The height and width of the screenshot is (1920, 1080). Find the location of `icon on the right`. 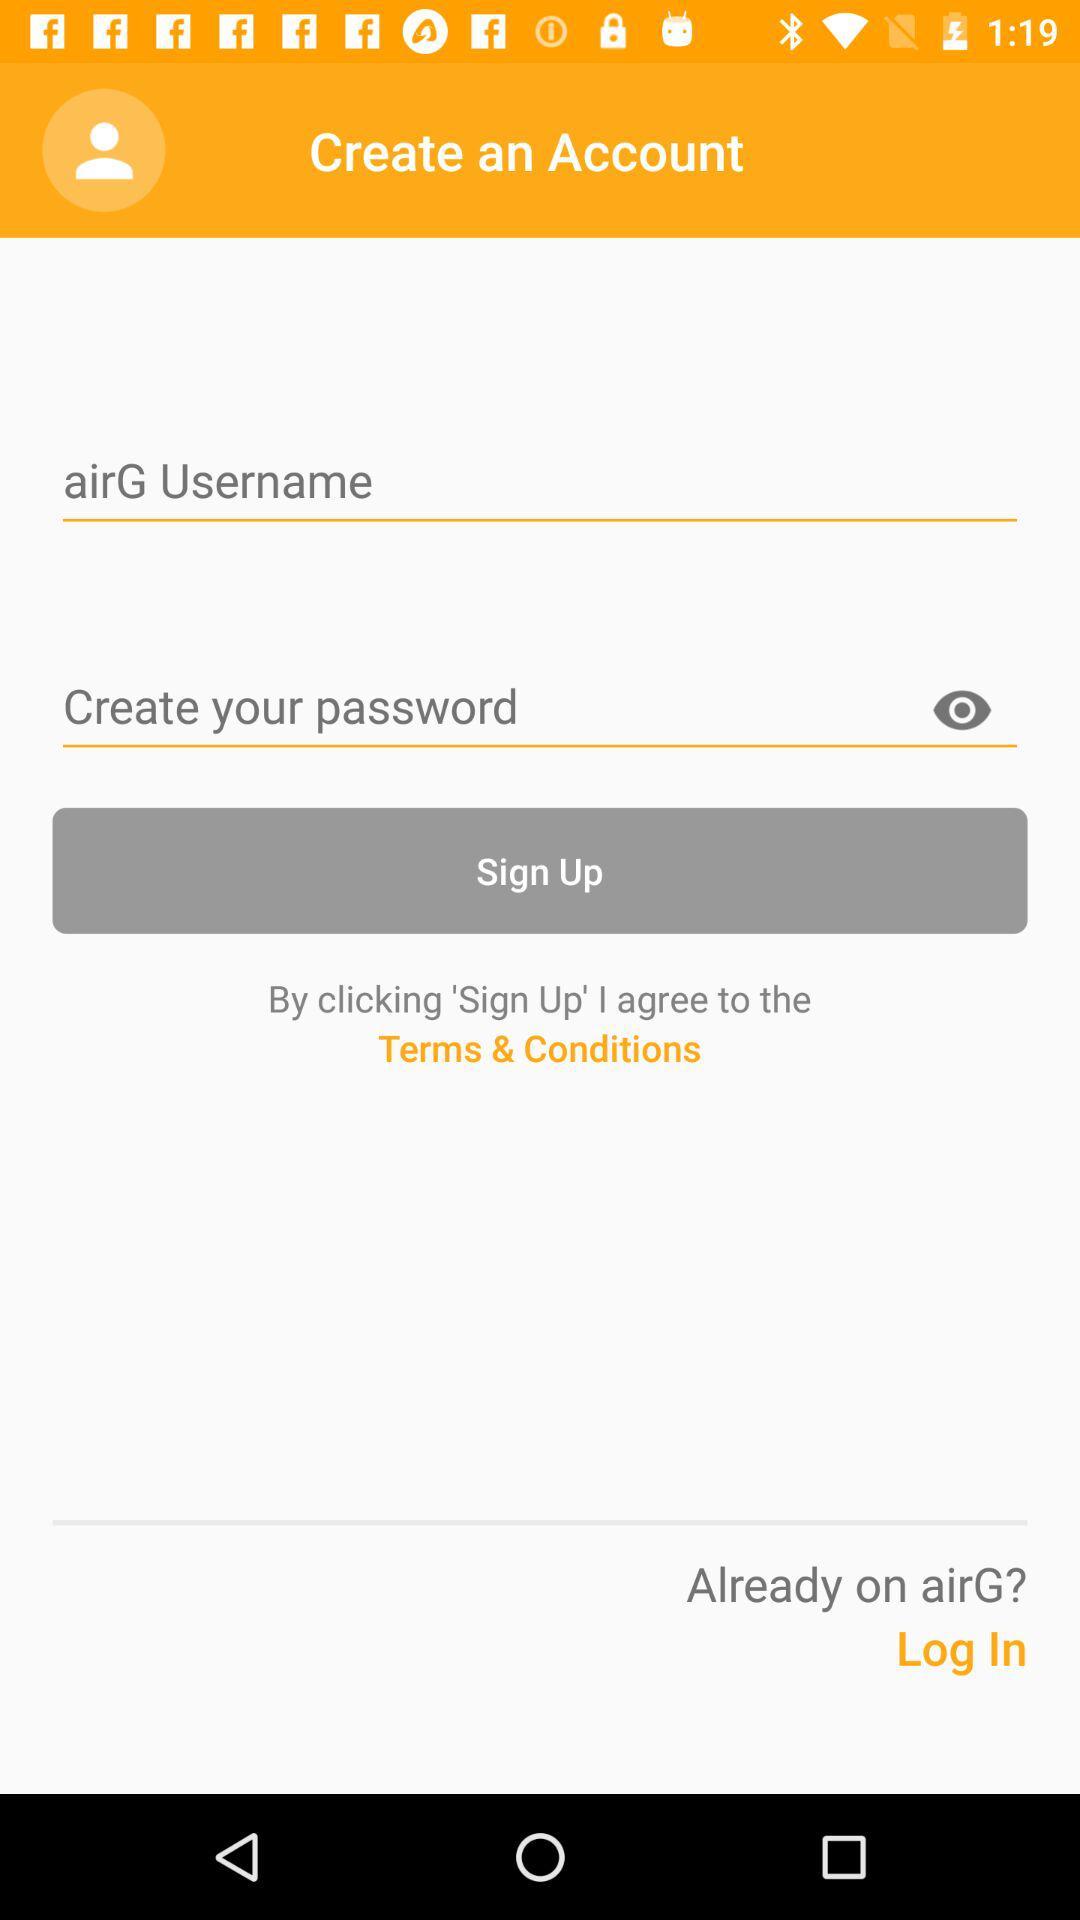

icon on the right is located at coordinates (960, 714).